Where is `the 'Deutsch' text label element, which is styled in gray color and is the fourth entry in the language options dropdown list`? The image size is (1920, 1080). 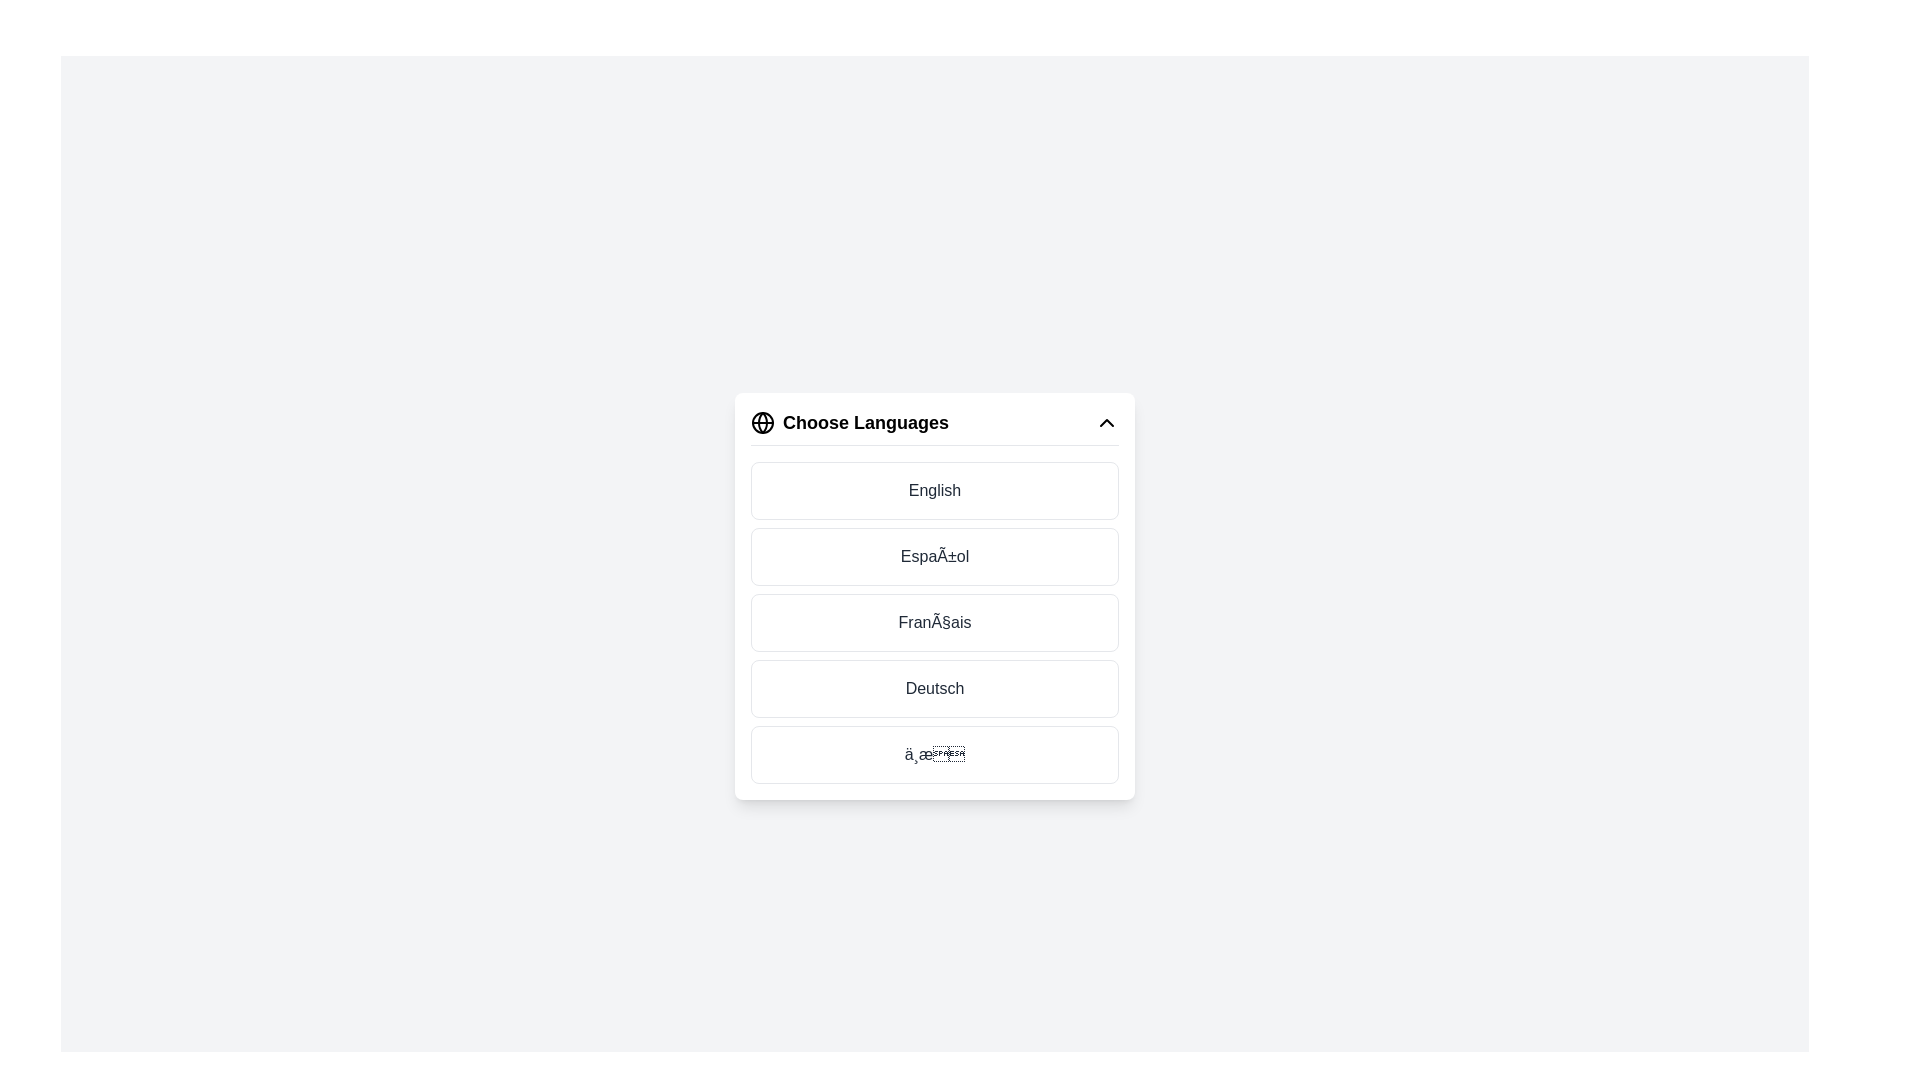 the 'Deutsch' text label element, which is styled in gray color and is the fourth entry in the language options dropdown list is located at coordinates (934, 686).